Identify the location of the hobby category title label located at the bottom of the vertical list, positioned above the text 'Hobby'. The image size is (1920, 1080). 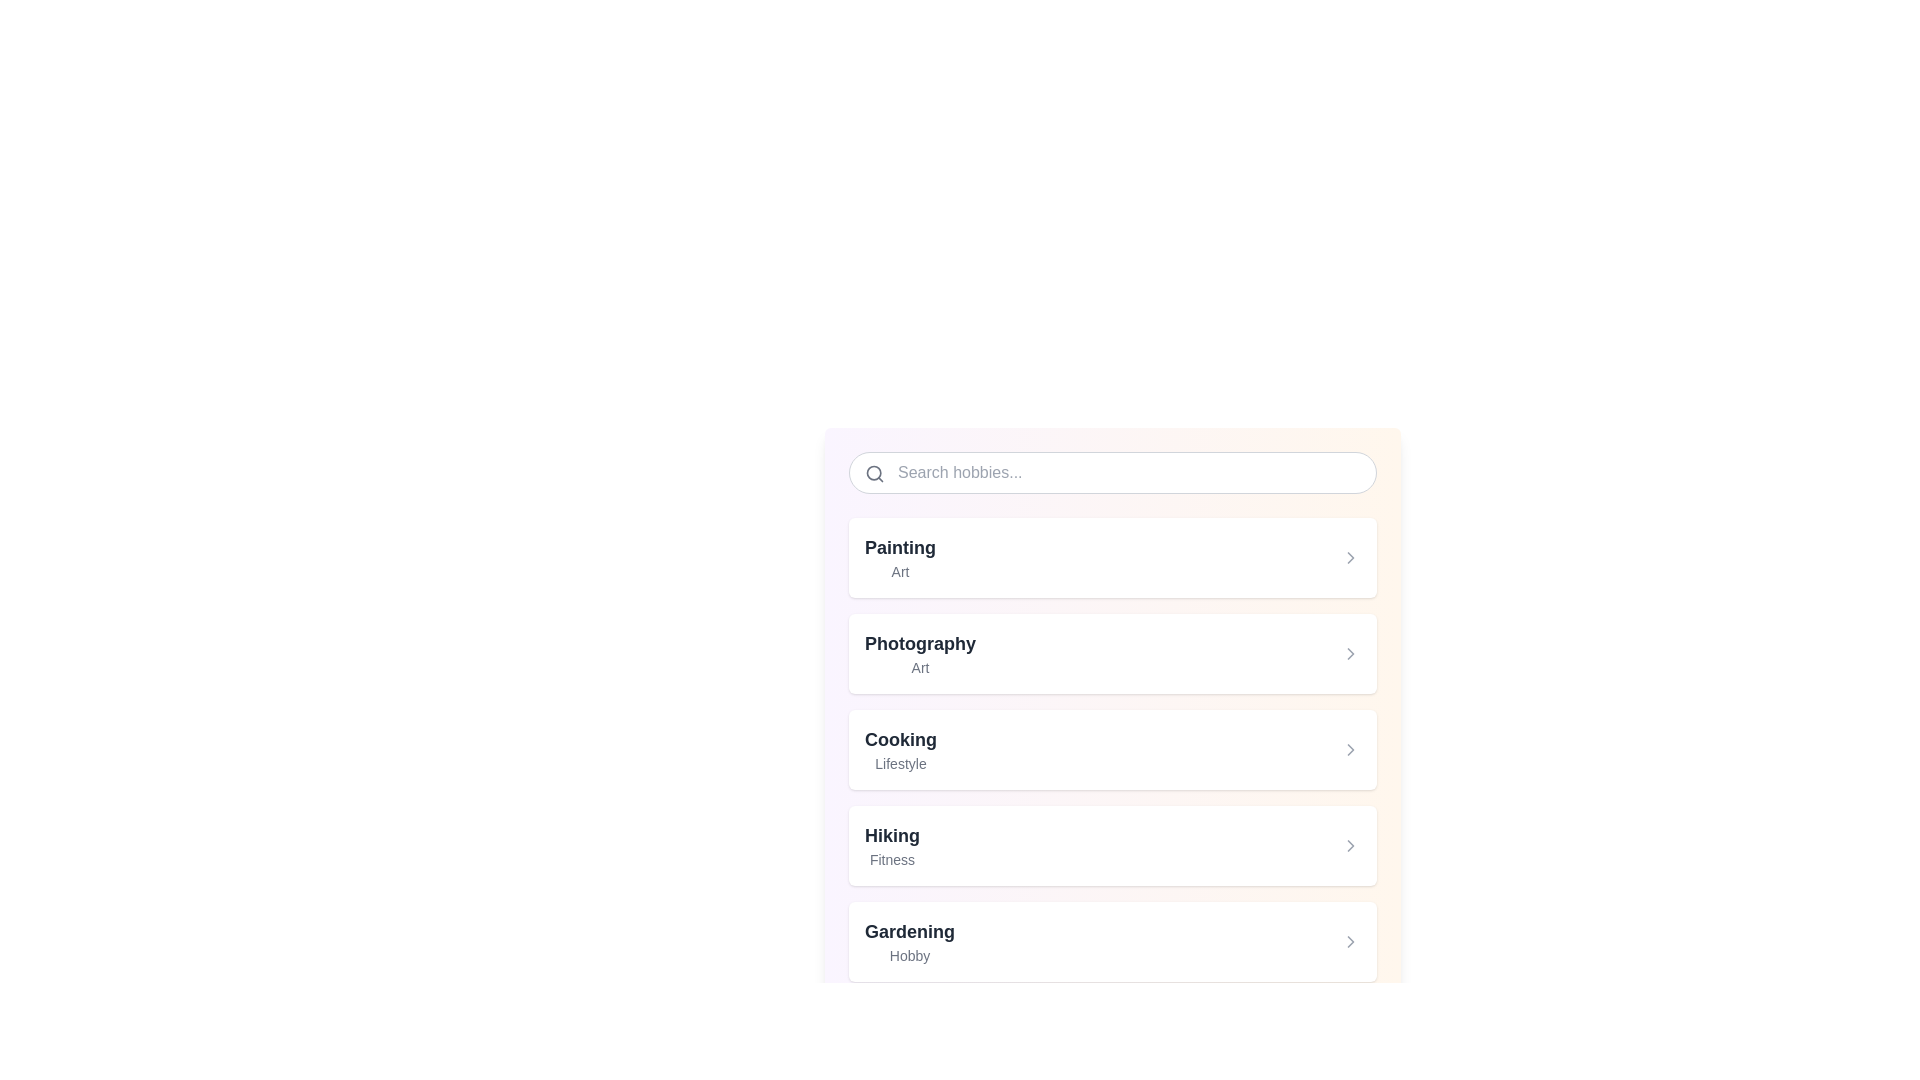
(909, 932).